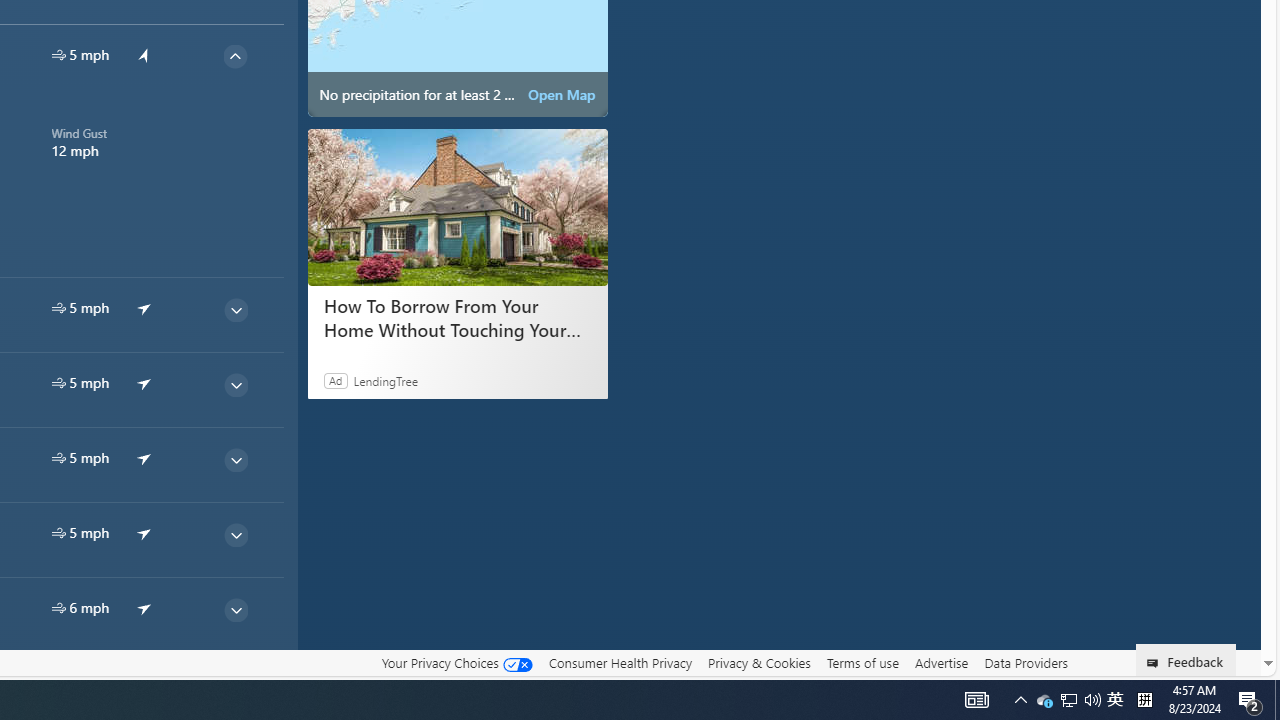 The image size is (1280, 720). I want to click on 'Your Privacy Choices', so click(455, 662).